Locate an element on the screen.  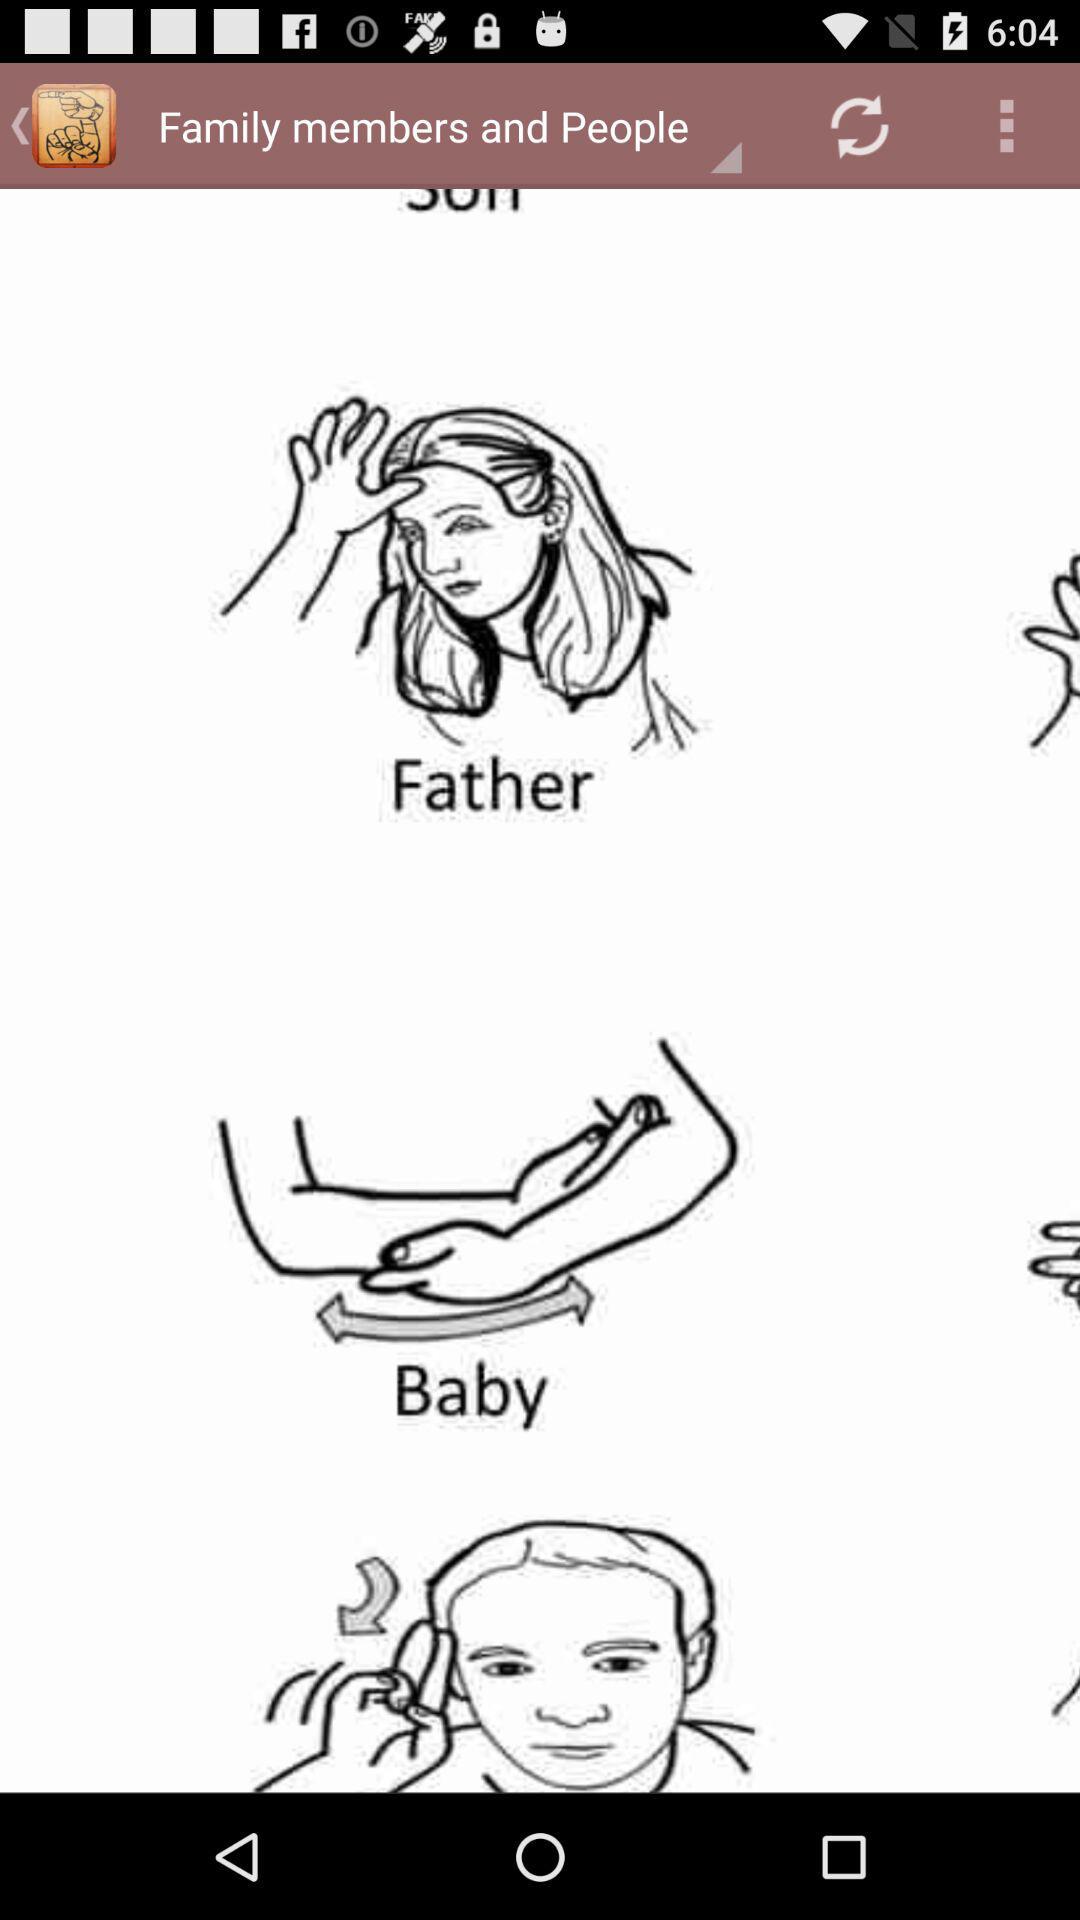
share the article is located at coordinates (540, 990).